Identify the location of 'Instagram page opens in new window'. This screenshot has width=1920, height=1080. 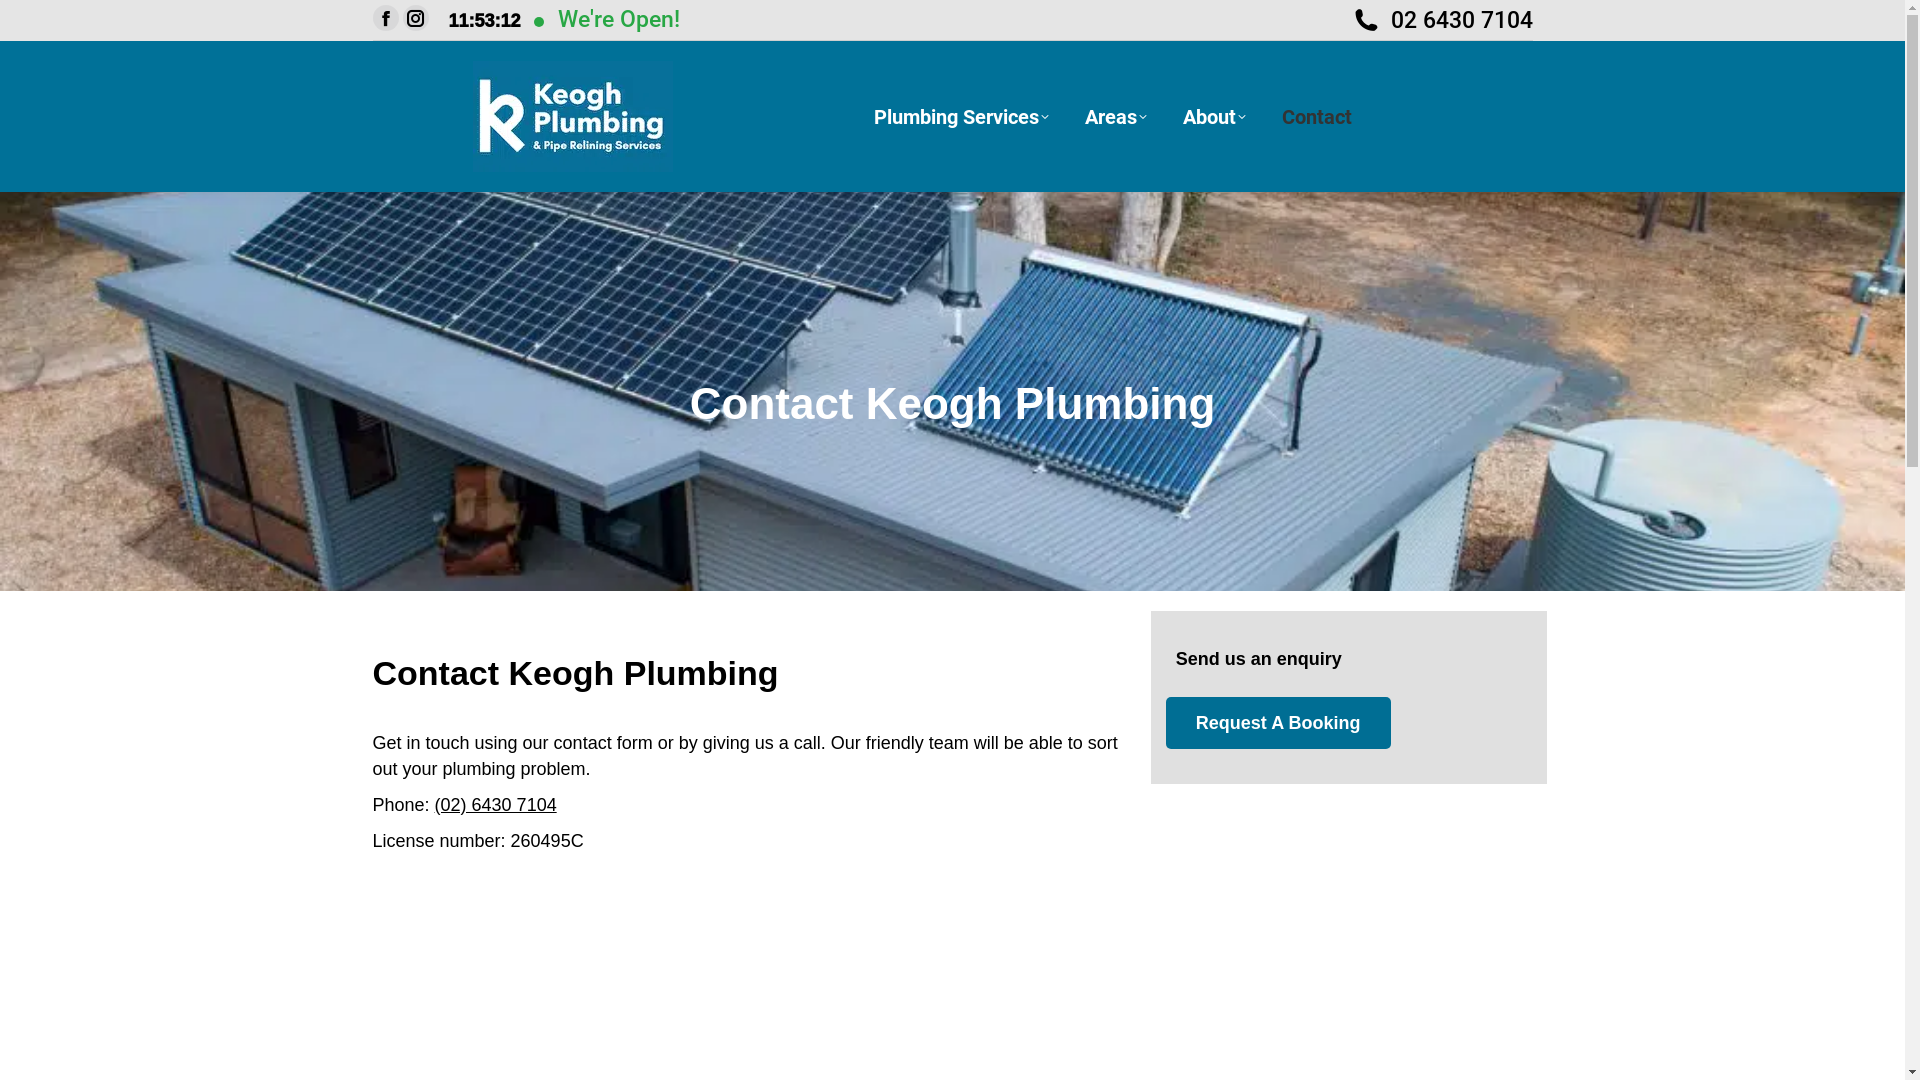
(413, 18).